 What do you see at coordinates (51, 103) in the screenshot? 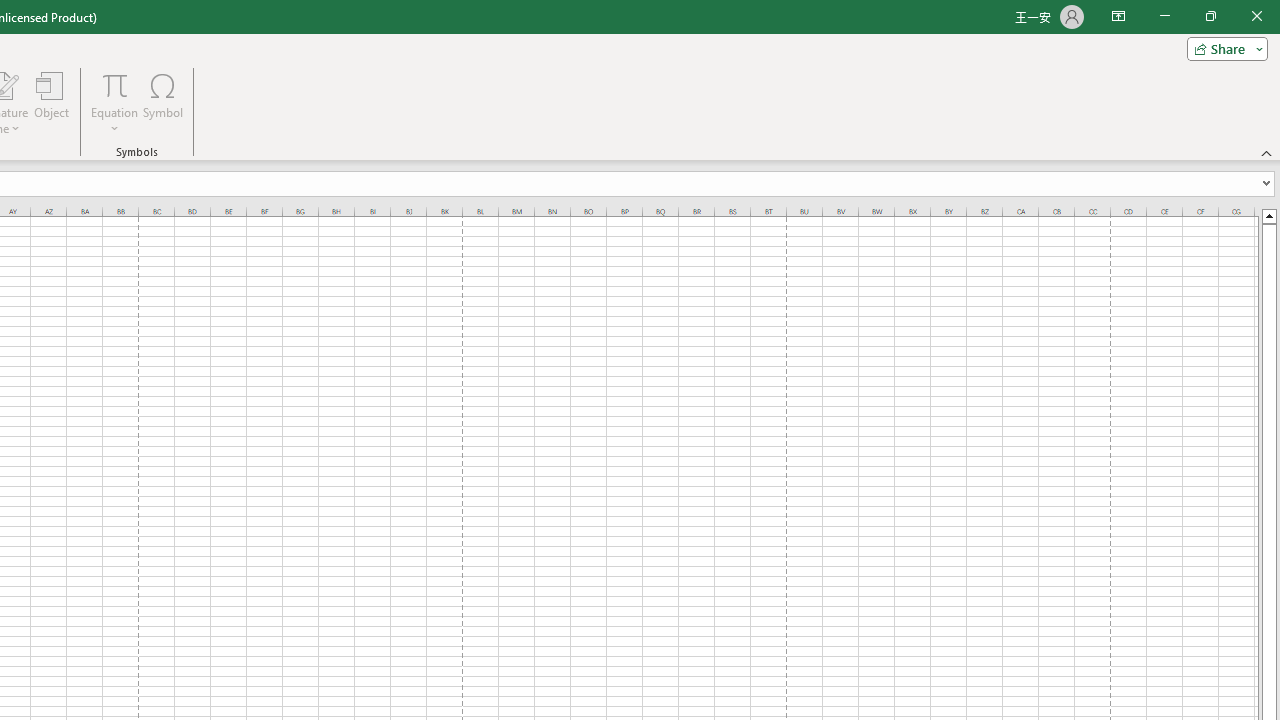
I see `'Object...'` at bounding box center [51, 103].